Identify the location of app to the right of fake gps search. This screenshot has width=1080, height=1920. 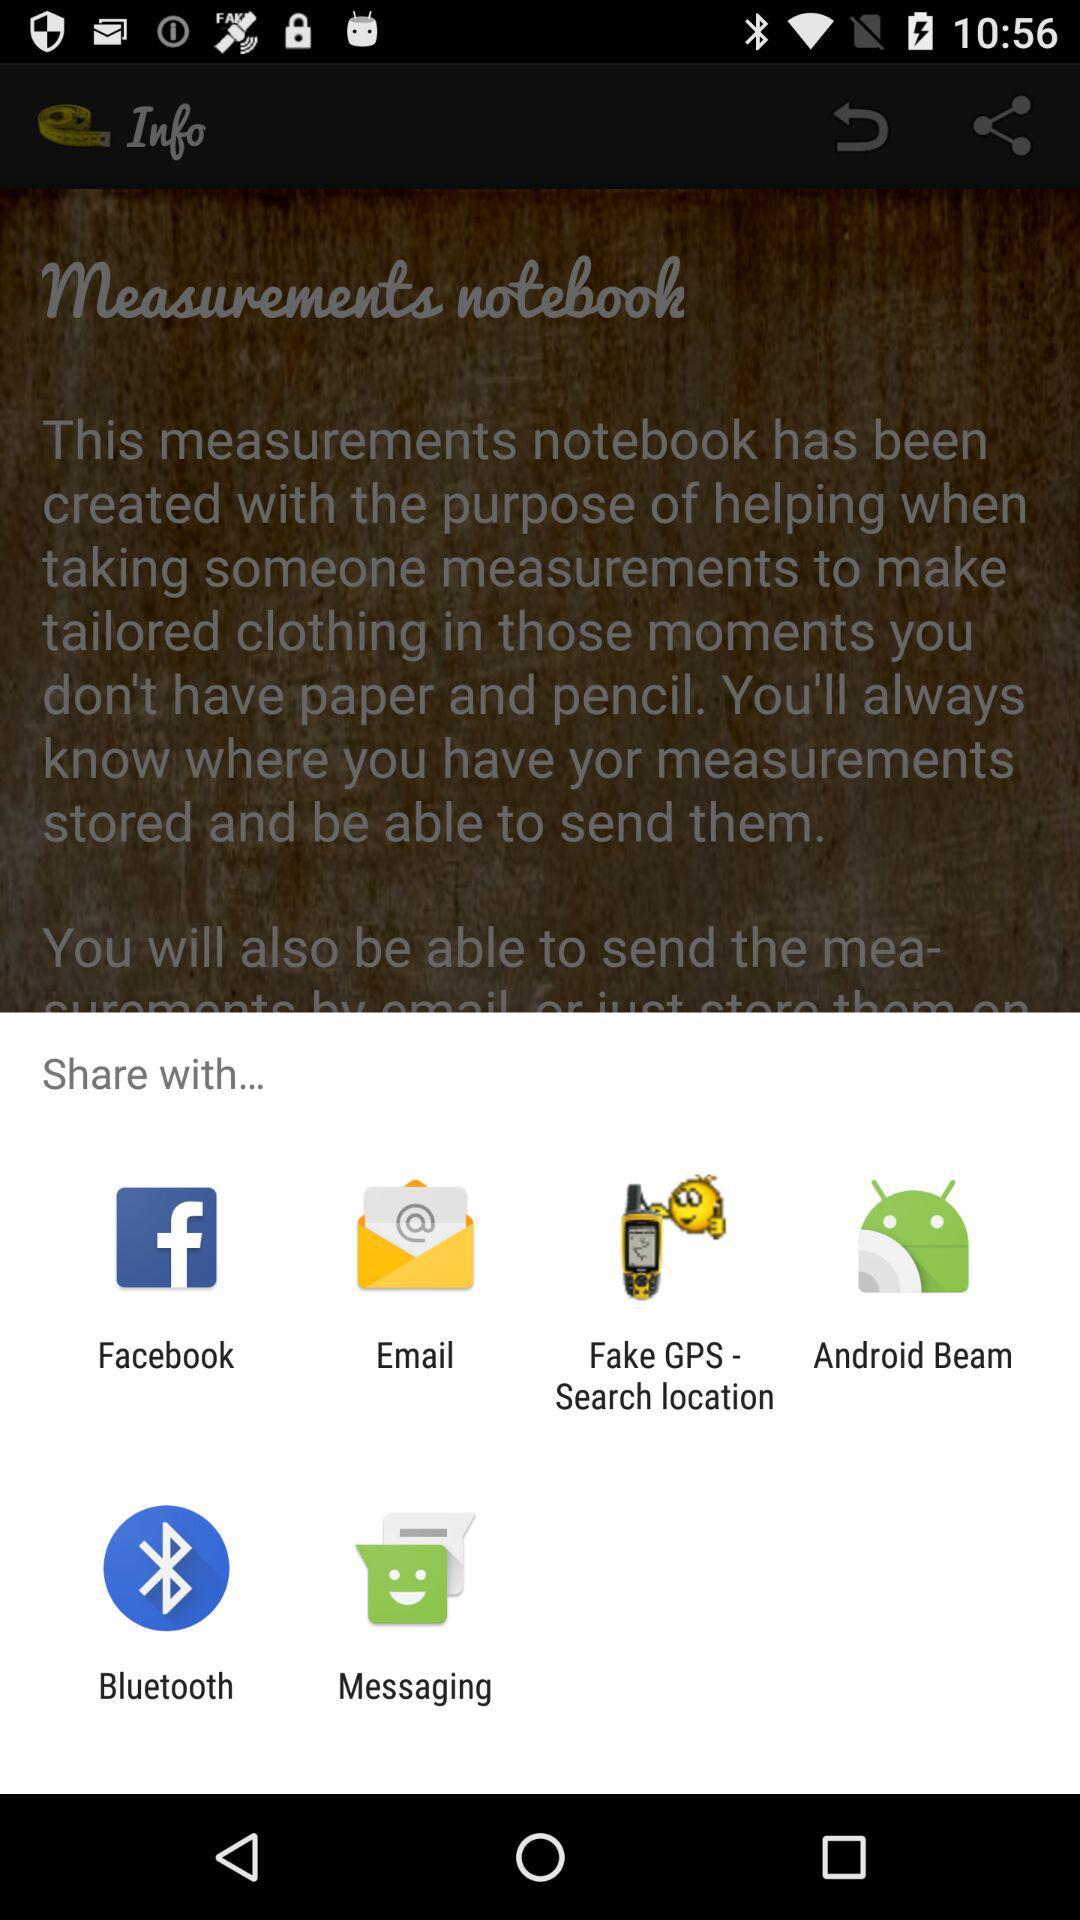
(913, 1374).